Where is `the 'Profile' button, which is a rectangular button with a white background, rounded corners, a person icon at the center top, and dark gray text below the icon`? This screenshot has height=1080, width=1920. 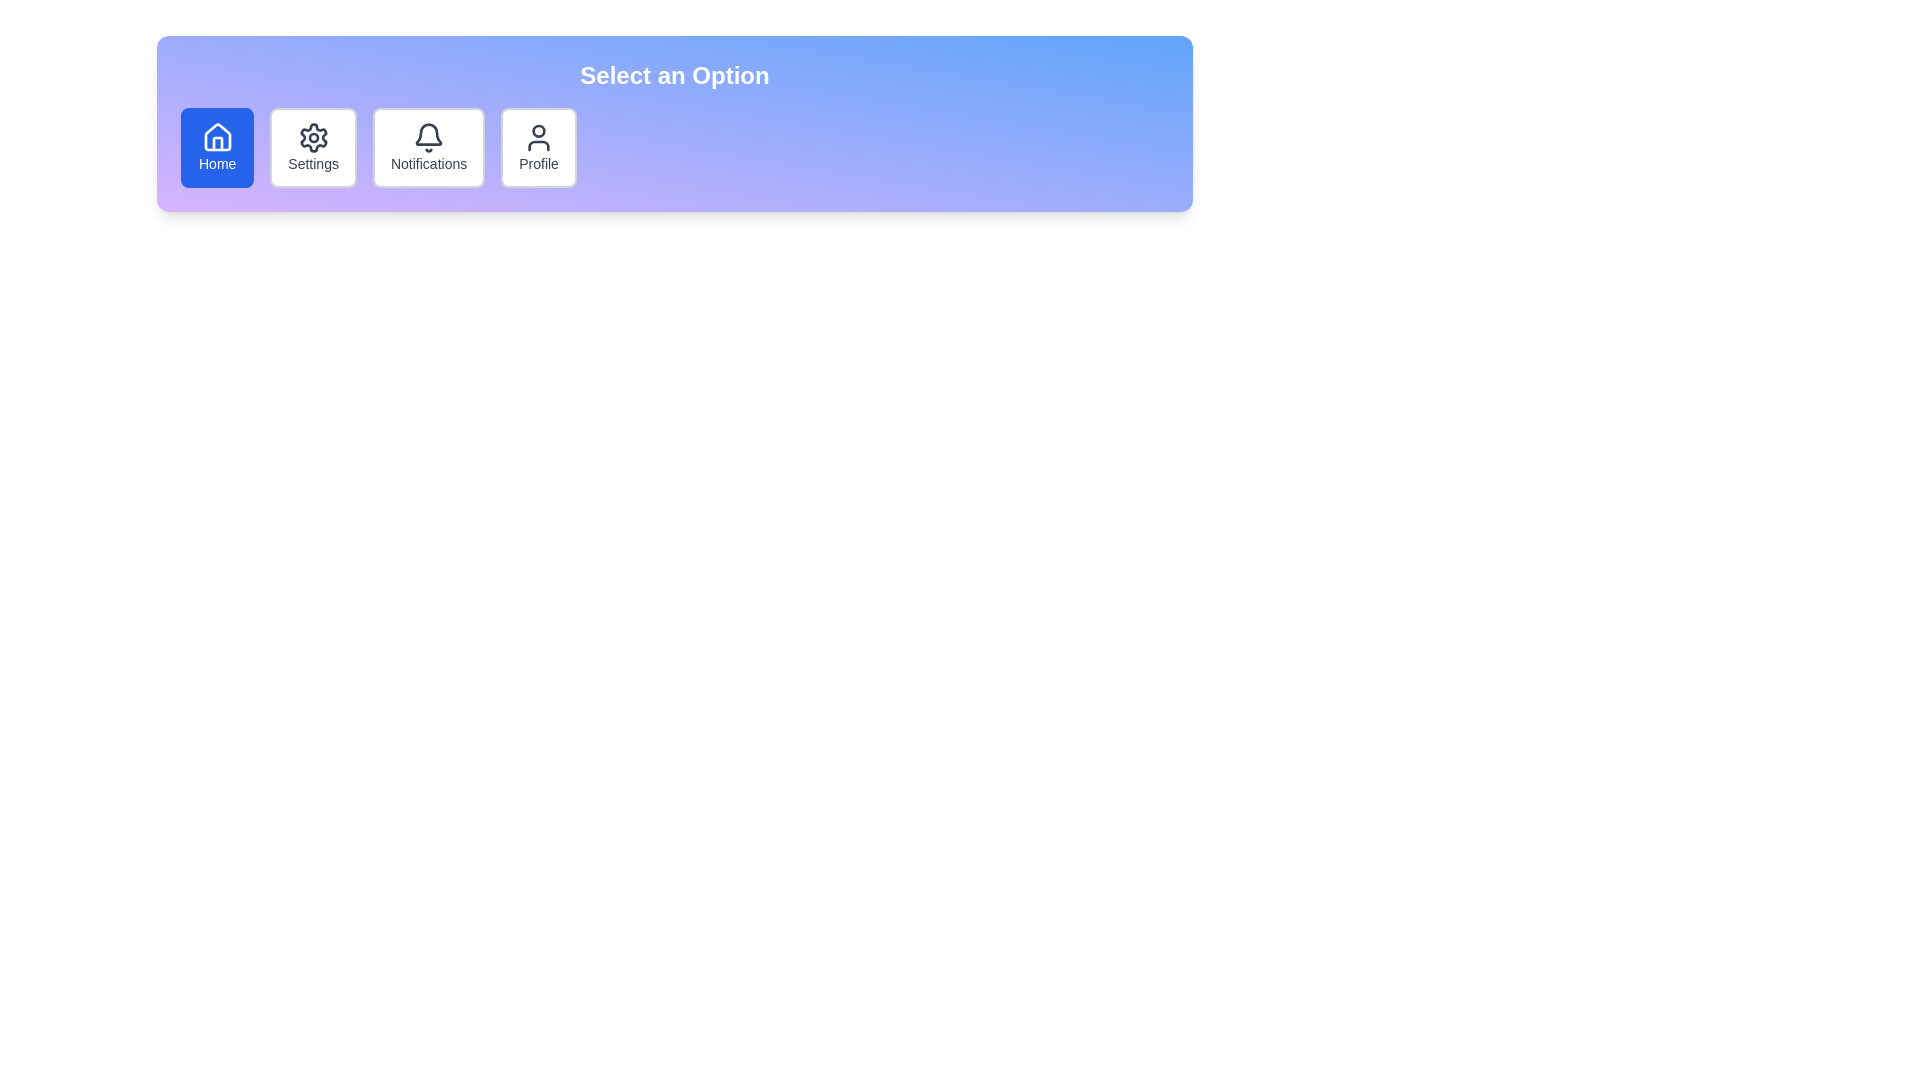
the 'Profile' button, which is a rectangular button with a white background, rounded corners, a person icon at the center top, and dark gray text below the icon is located at coordinates (539, 146).